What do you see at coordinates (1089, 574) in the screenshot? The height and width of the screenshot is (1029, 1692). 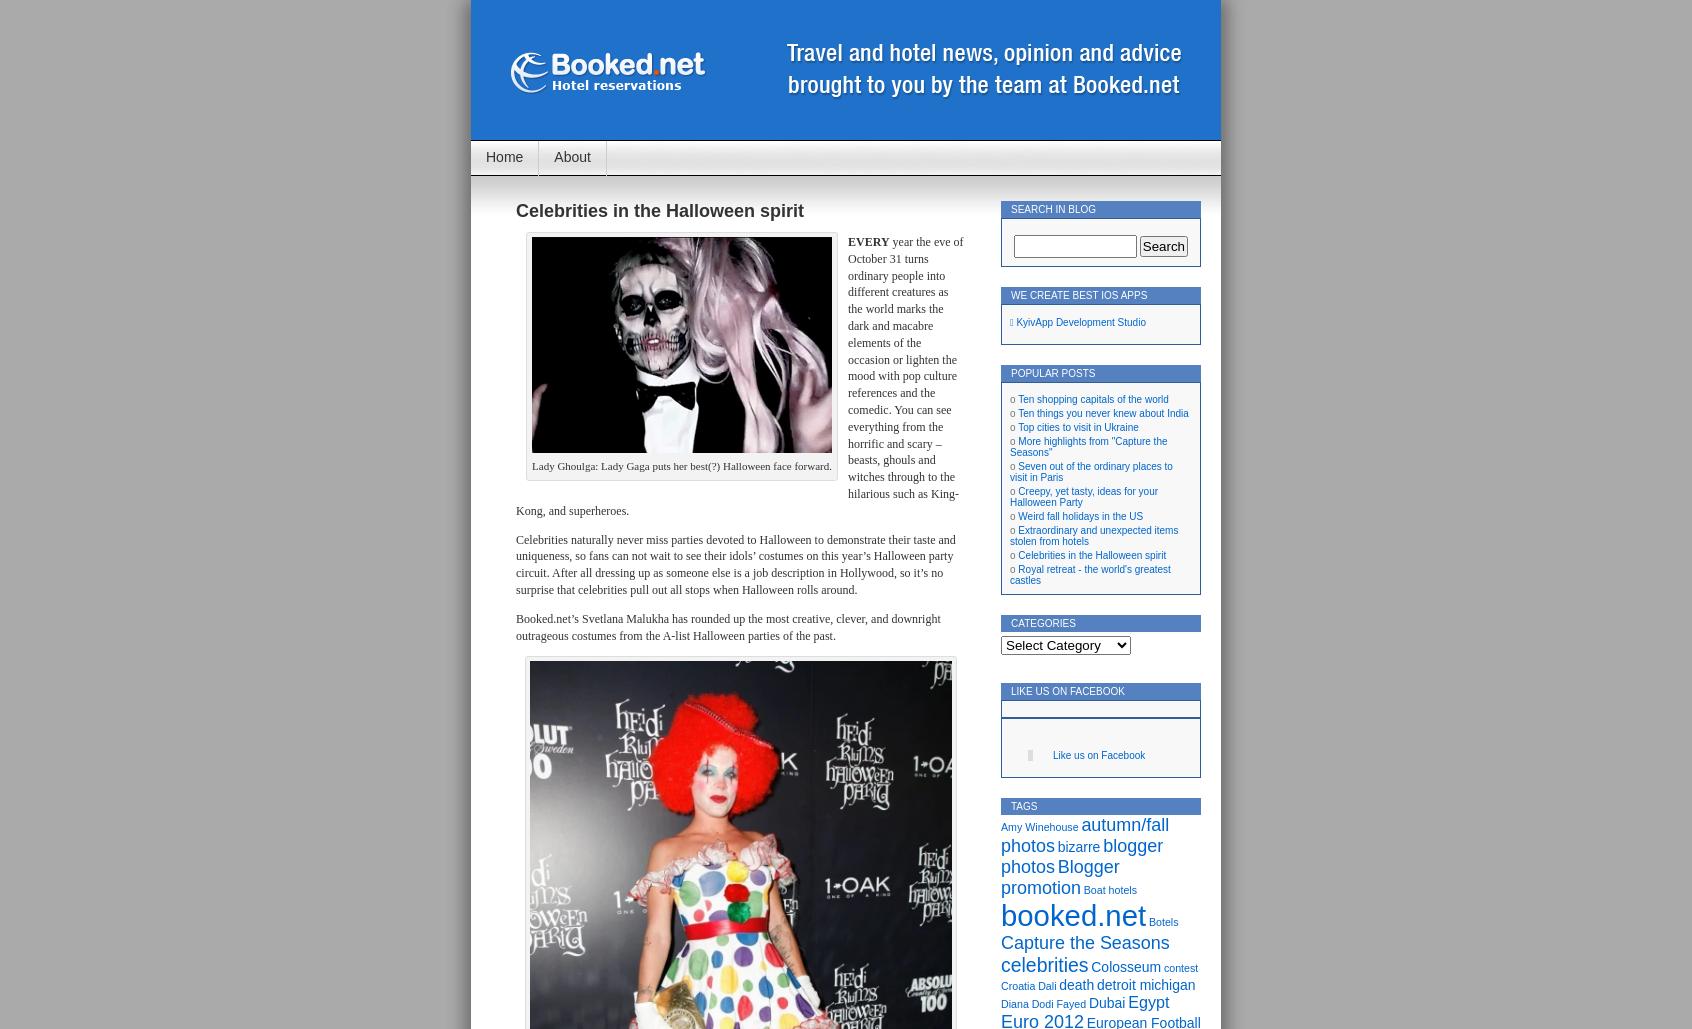 I see `'Royal retreat - the world's greatest castles'` at bounding box center [1089, 574].